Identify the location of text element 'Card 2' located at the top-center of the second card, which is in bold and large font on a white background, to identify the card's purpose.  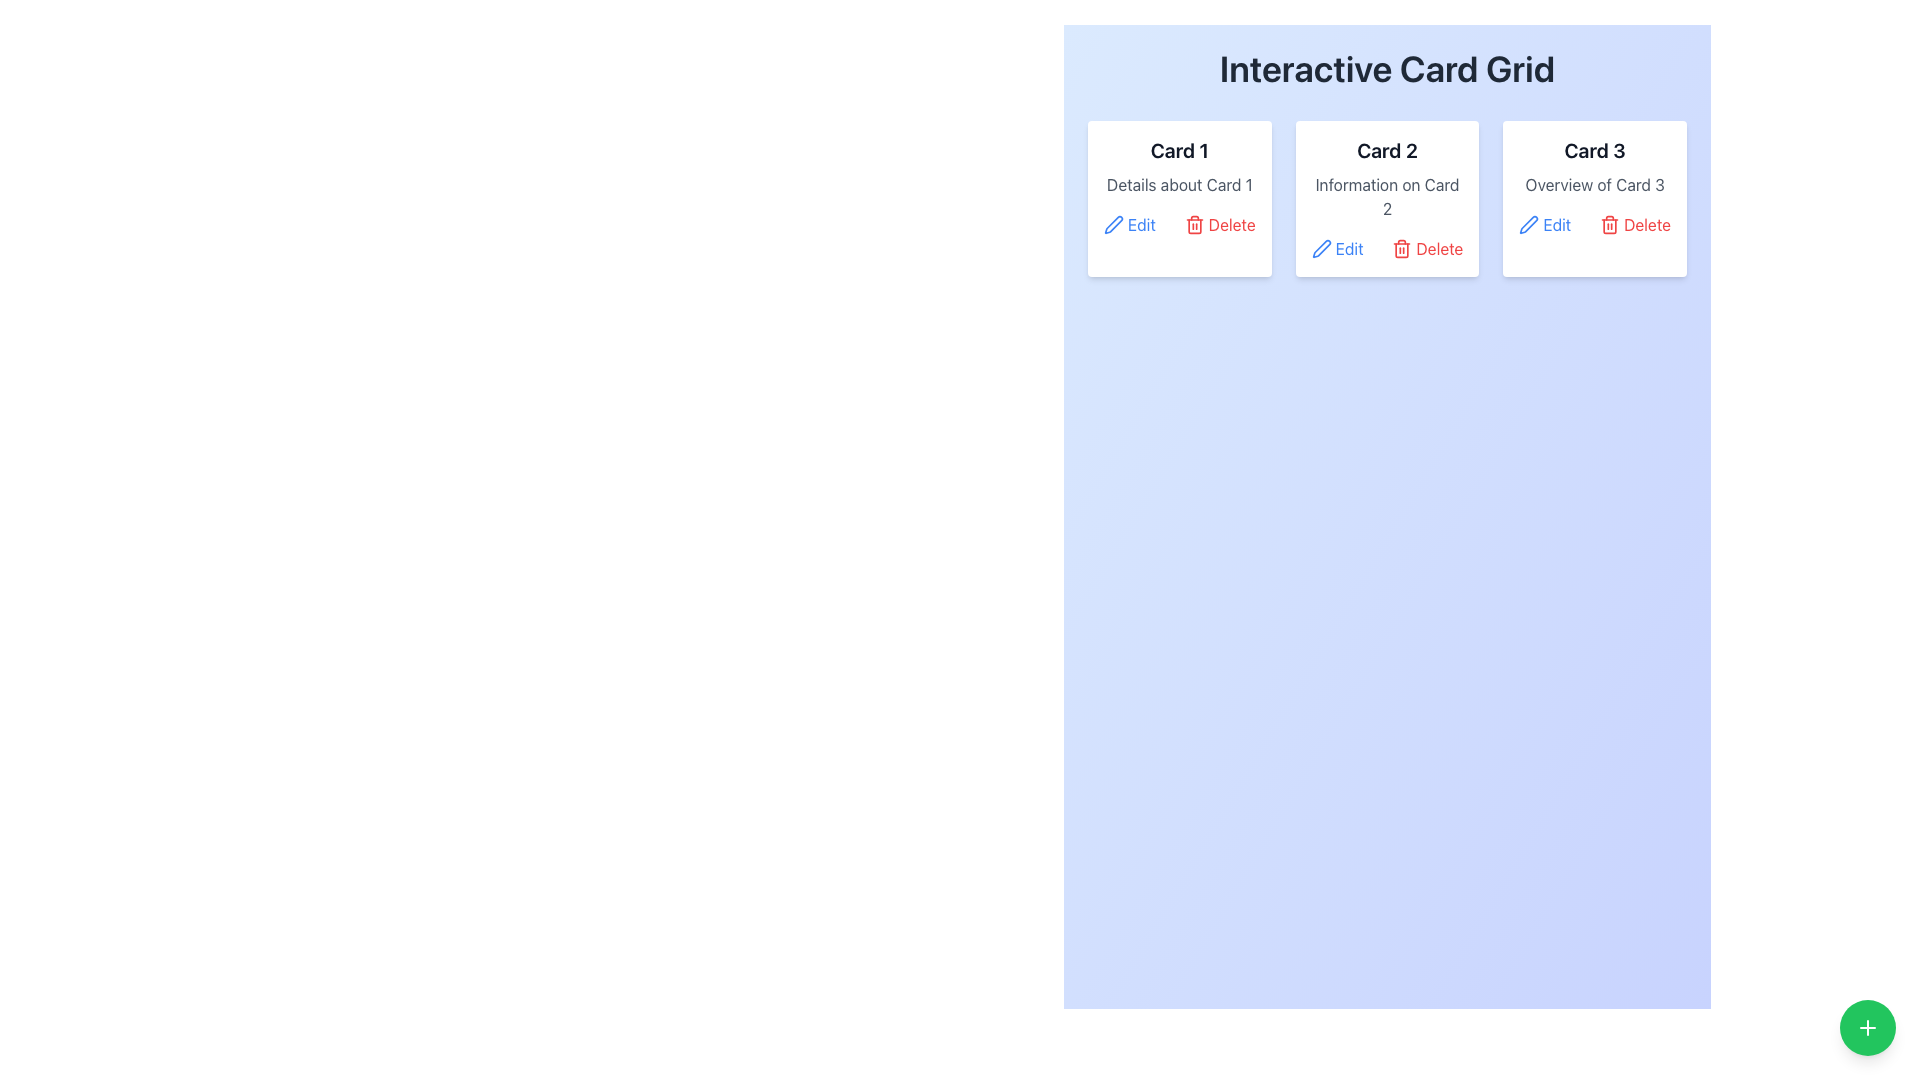
(1386, 149).